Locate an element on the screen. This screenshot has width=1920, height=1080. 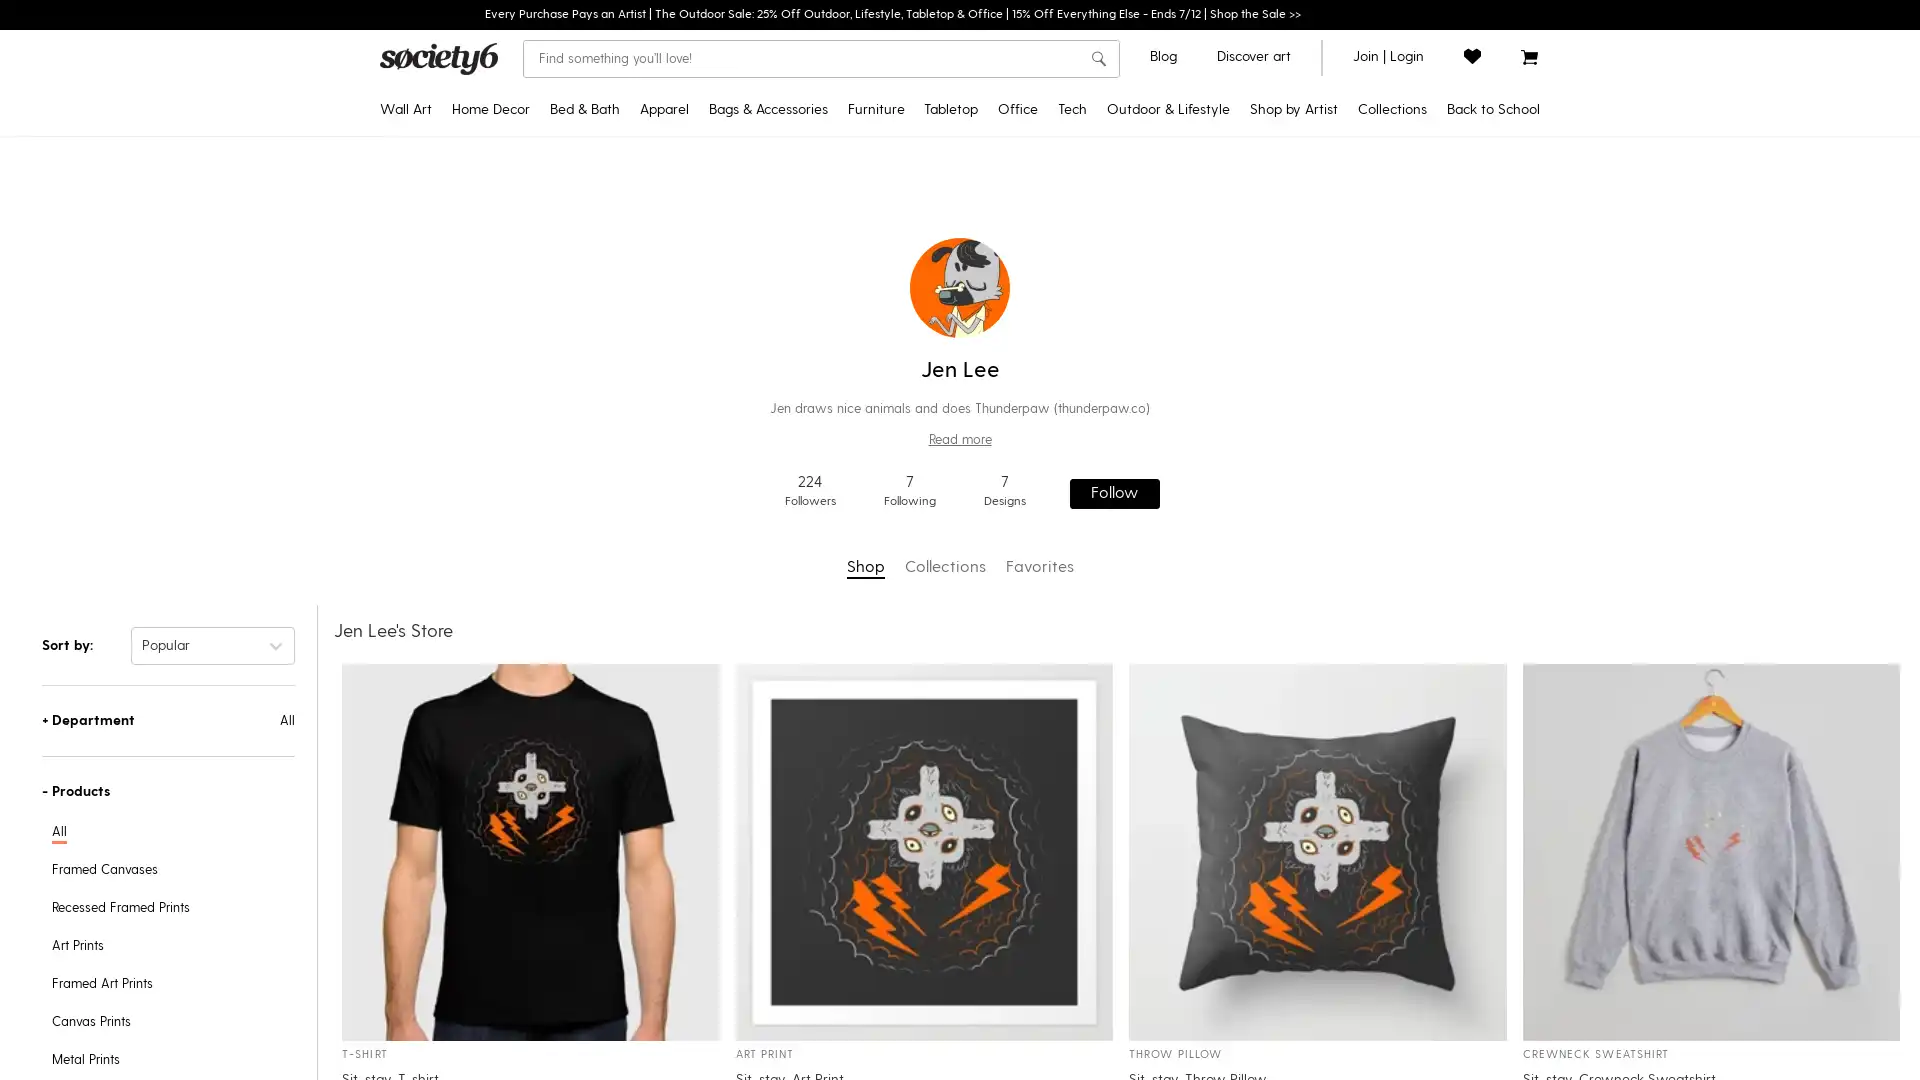
Backpacks is located at coordinates (781, 224).